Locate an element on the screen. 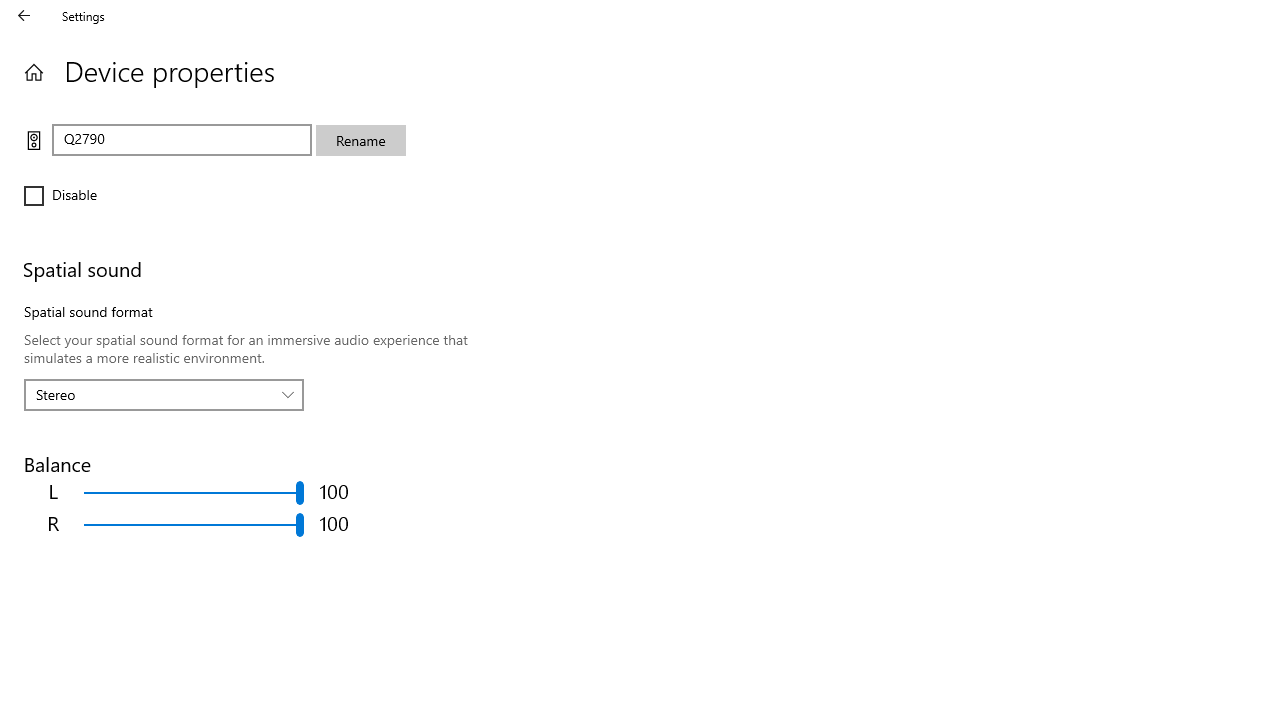  'Rename' is located at coordinates (360, 139).